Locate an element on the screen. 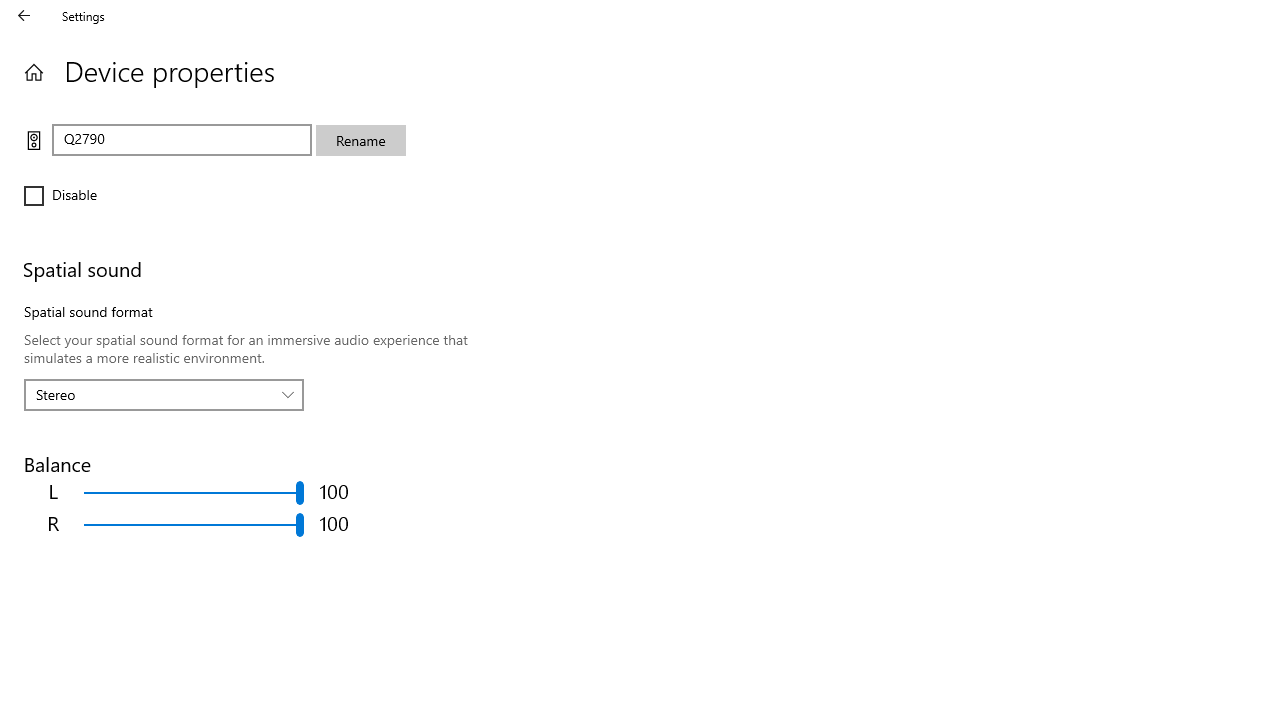  'Rename' is located at coordinates (360, 139).